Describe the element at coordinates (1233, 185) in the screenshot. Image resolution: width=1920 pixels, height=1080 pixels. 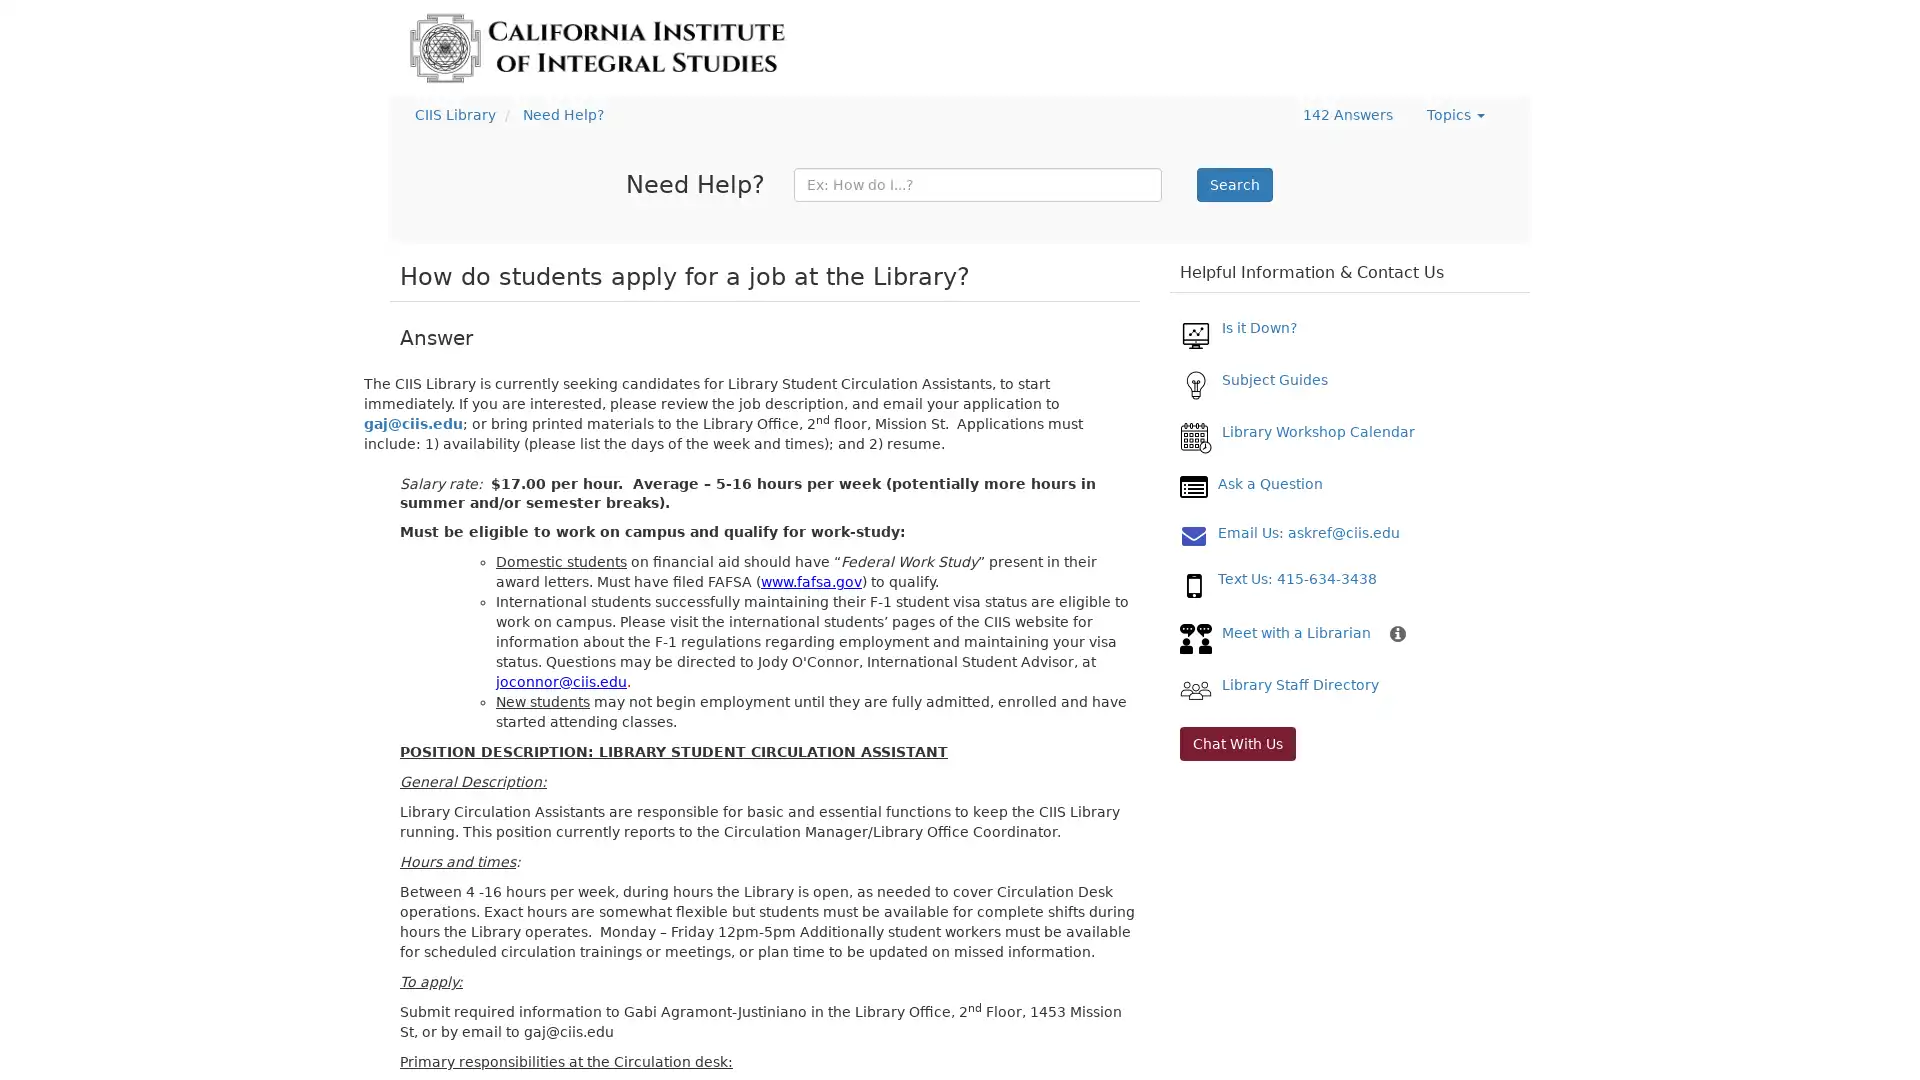
I see `Search` at that location.